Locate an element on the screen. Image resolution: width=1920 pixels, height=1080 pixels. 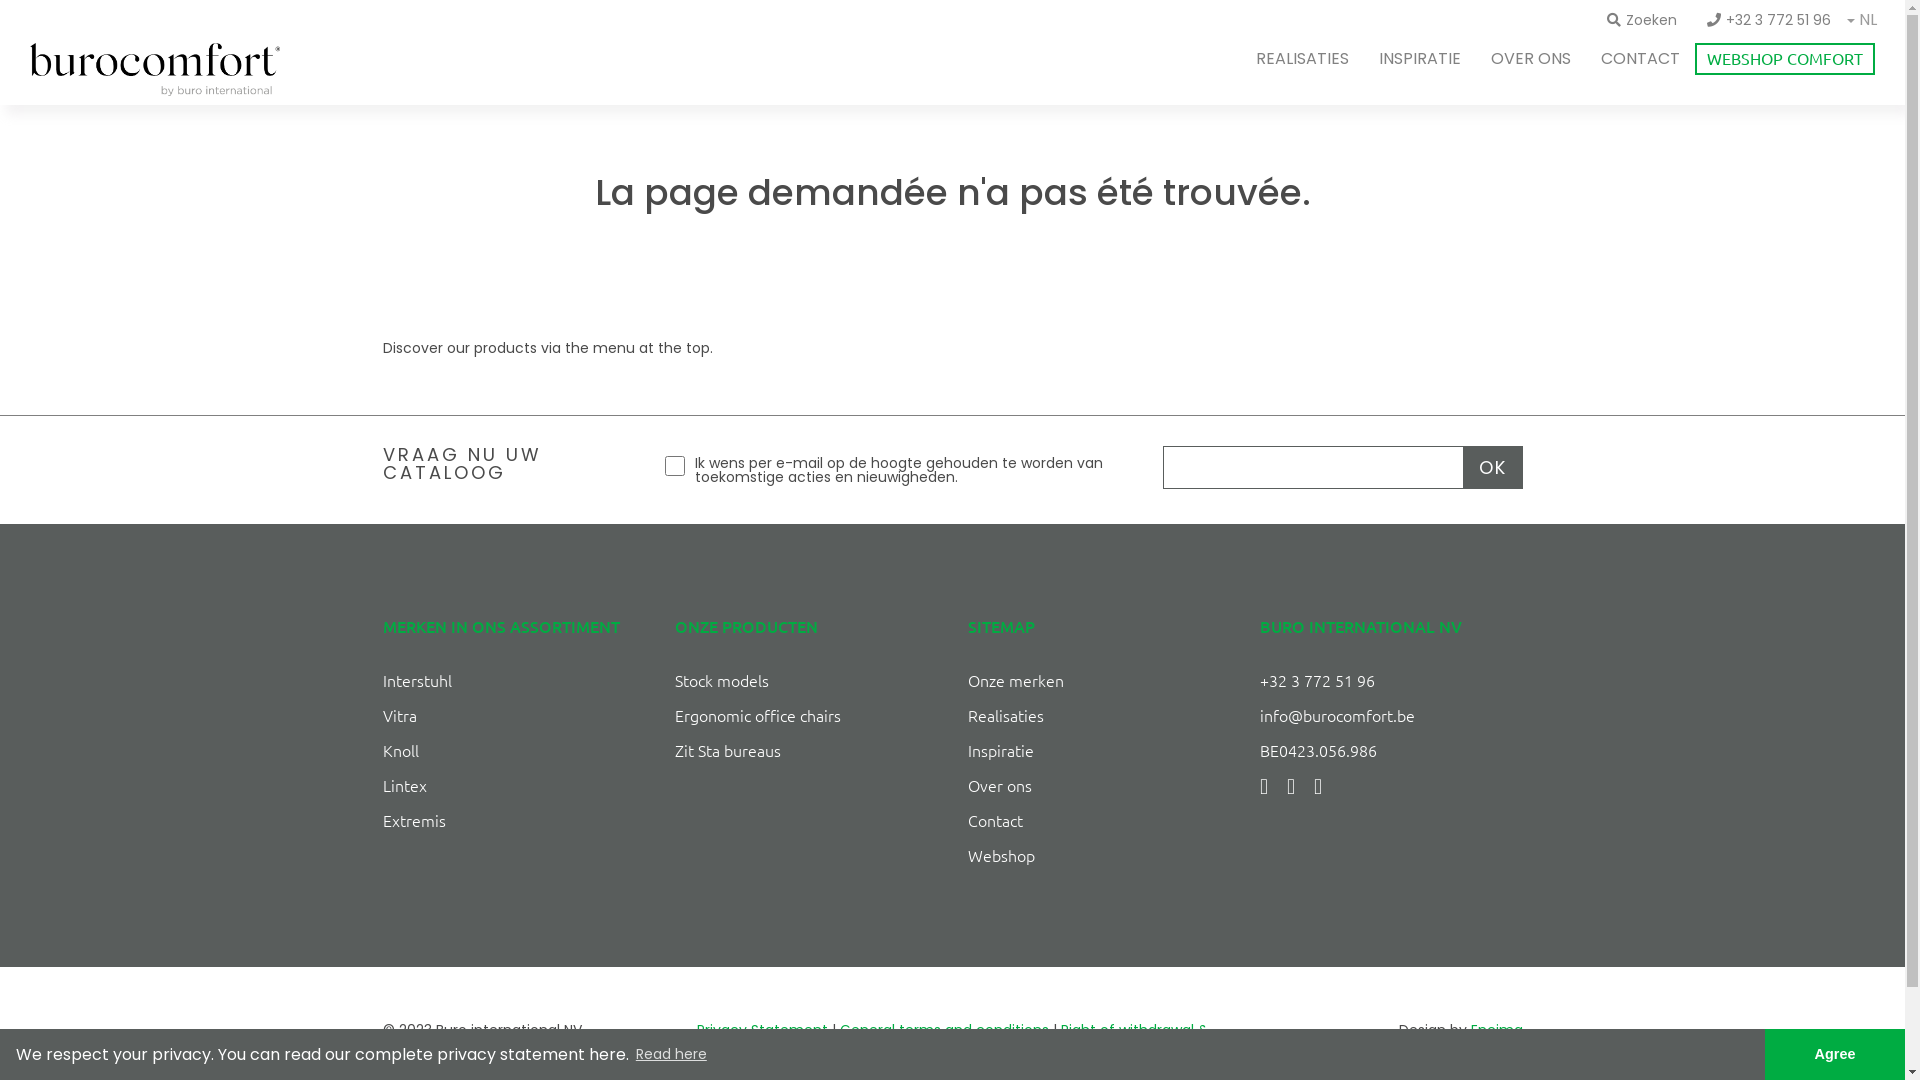
'Zit Sta bureaus' is located at coordinates (727, 749).